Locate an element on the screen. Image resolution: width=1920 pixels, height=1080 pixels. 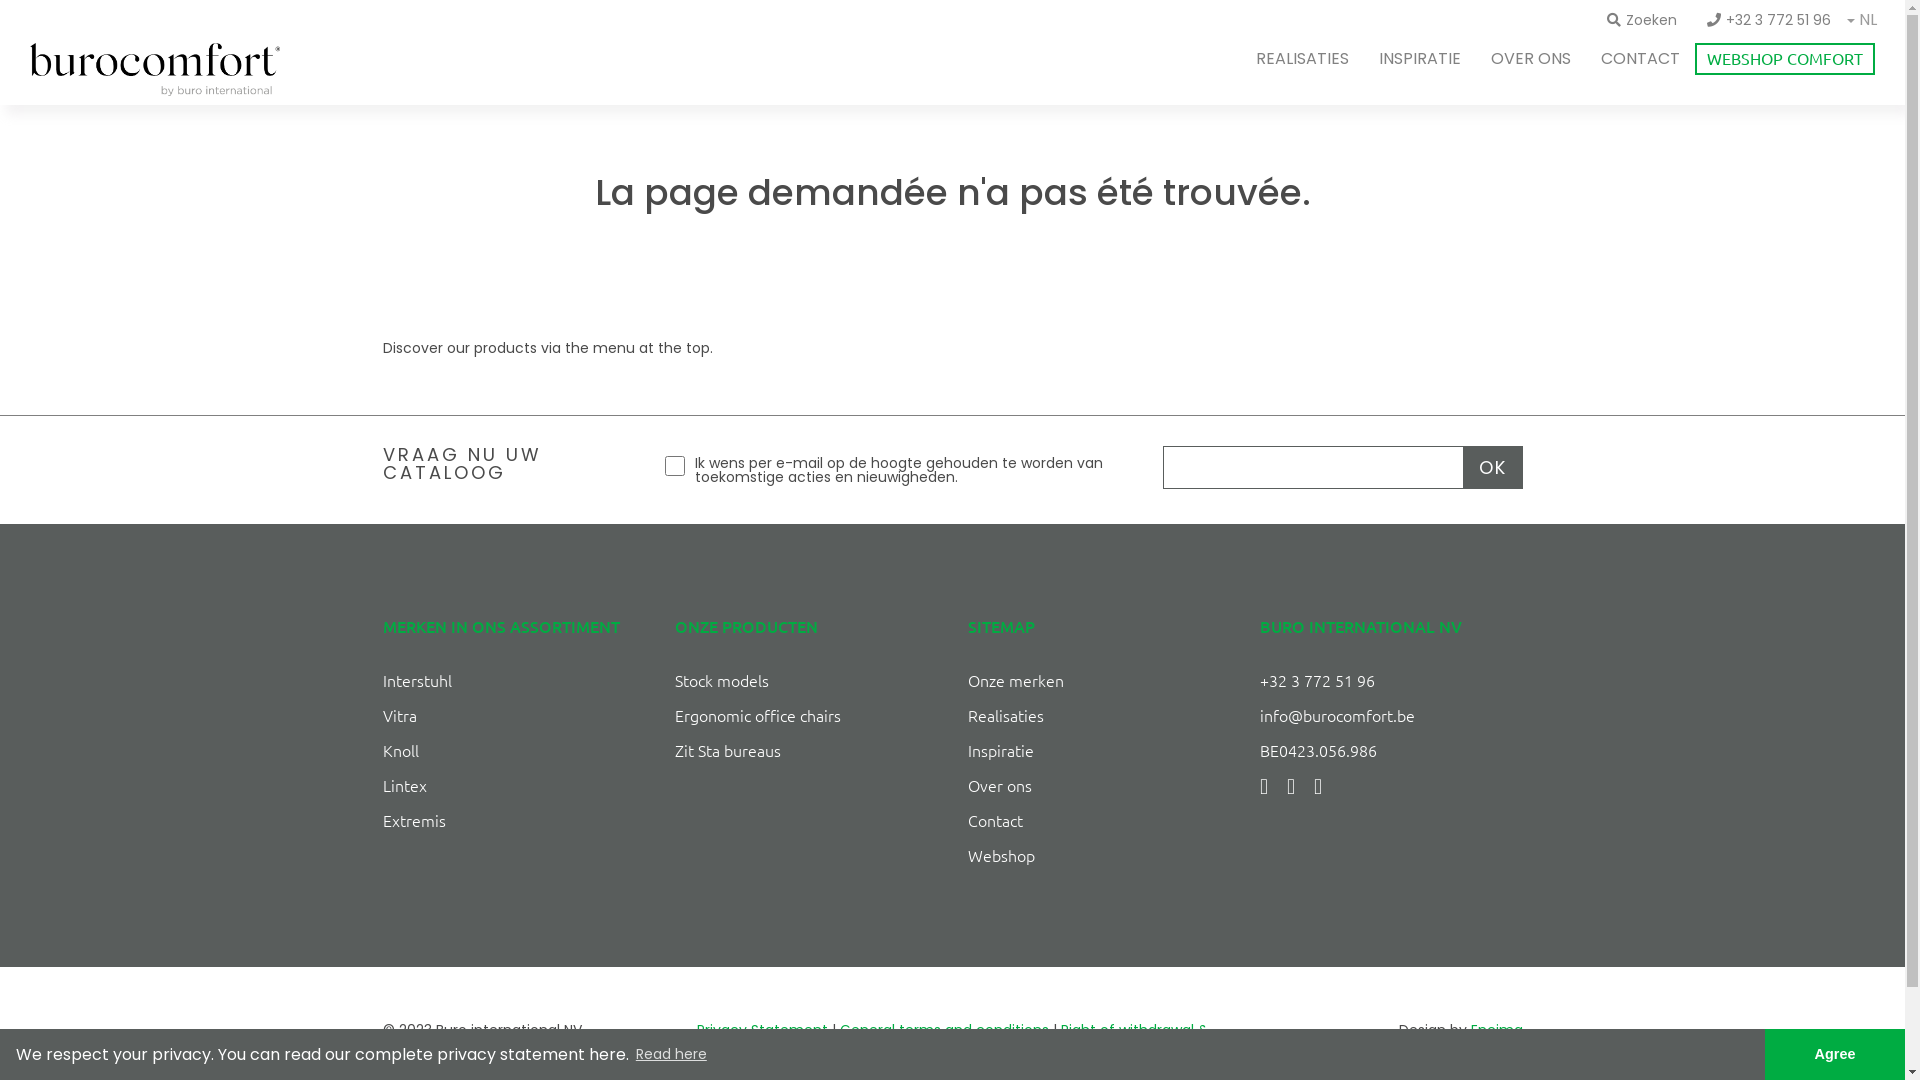
'Zit Sta bureaus' is located at coordinates (727, 749).